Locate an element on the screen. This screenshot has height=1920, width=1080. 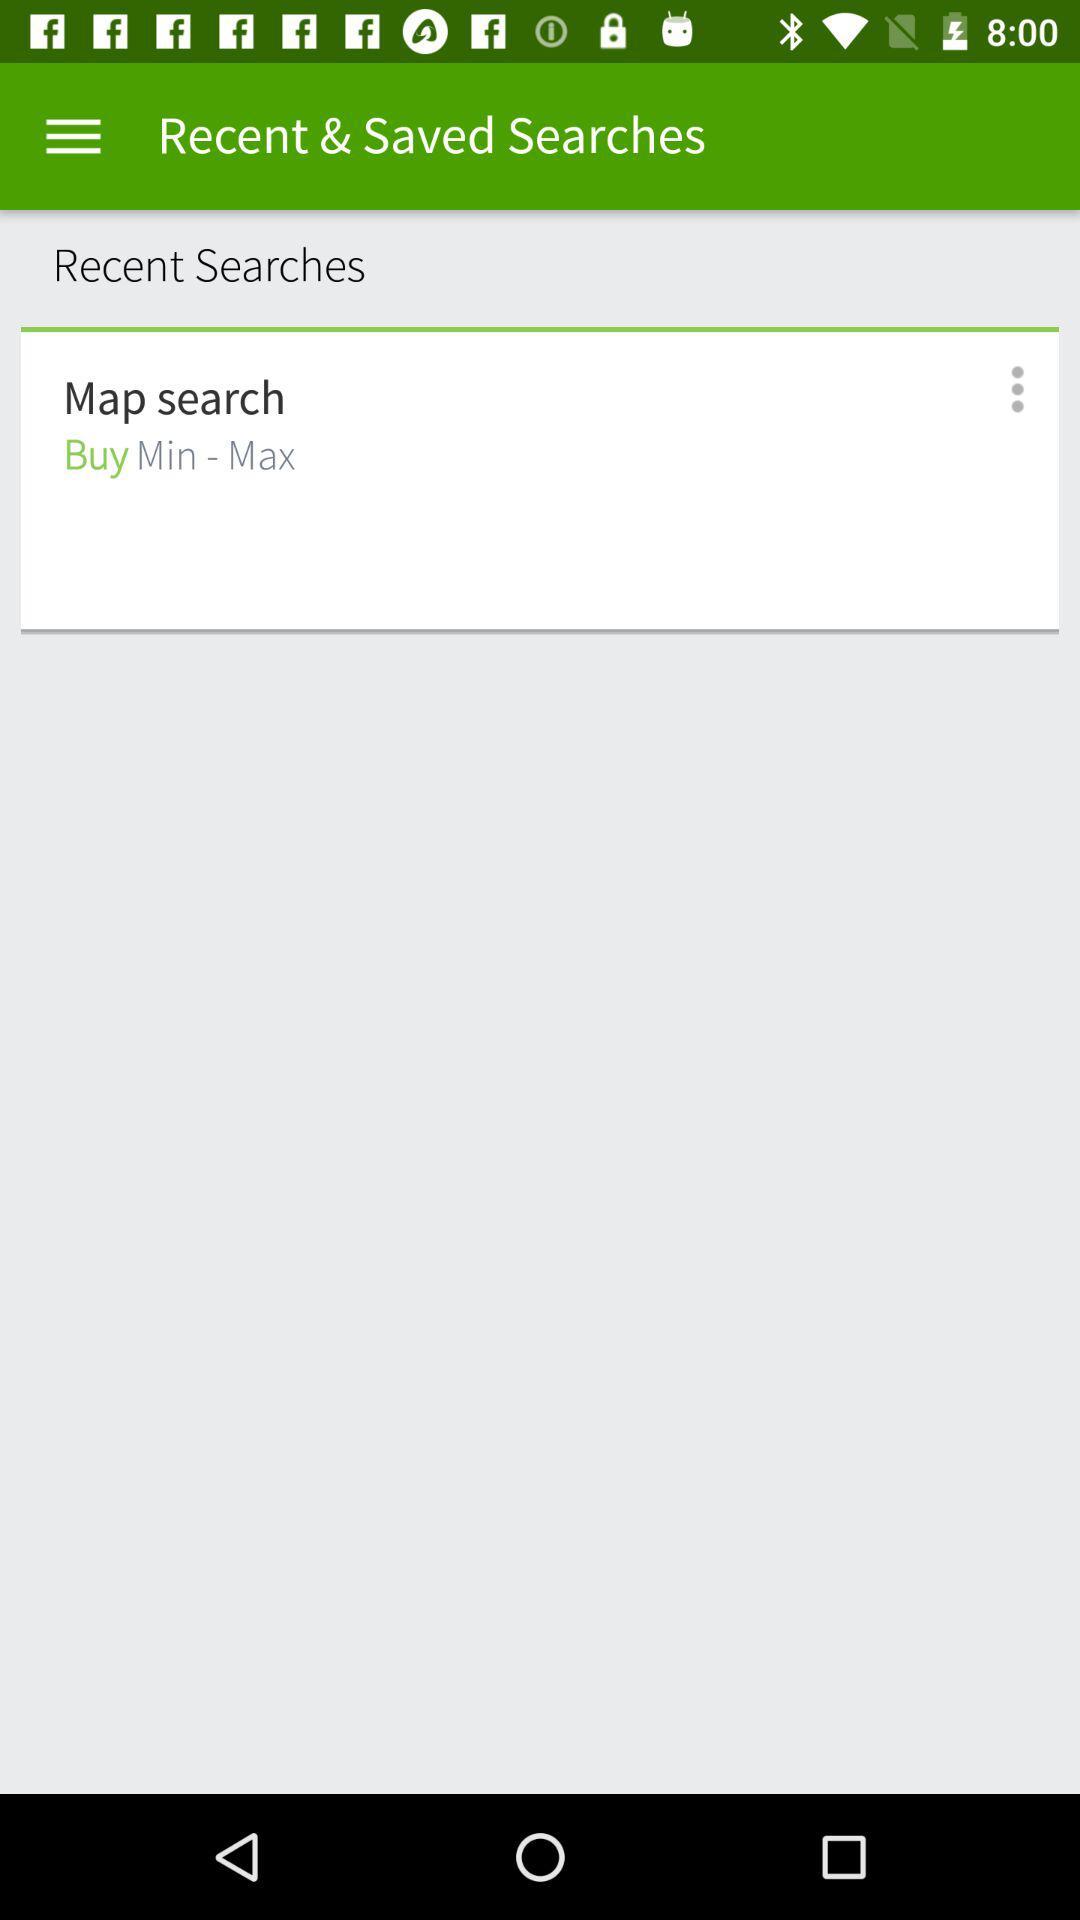
buy min - max item is located at coordinates (178, 455).